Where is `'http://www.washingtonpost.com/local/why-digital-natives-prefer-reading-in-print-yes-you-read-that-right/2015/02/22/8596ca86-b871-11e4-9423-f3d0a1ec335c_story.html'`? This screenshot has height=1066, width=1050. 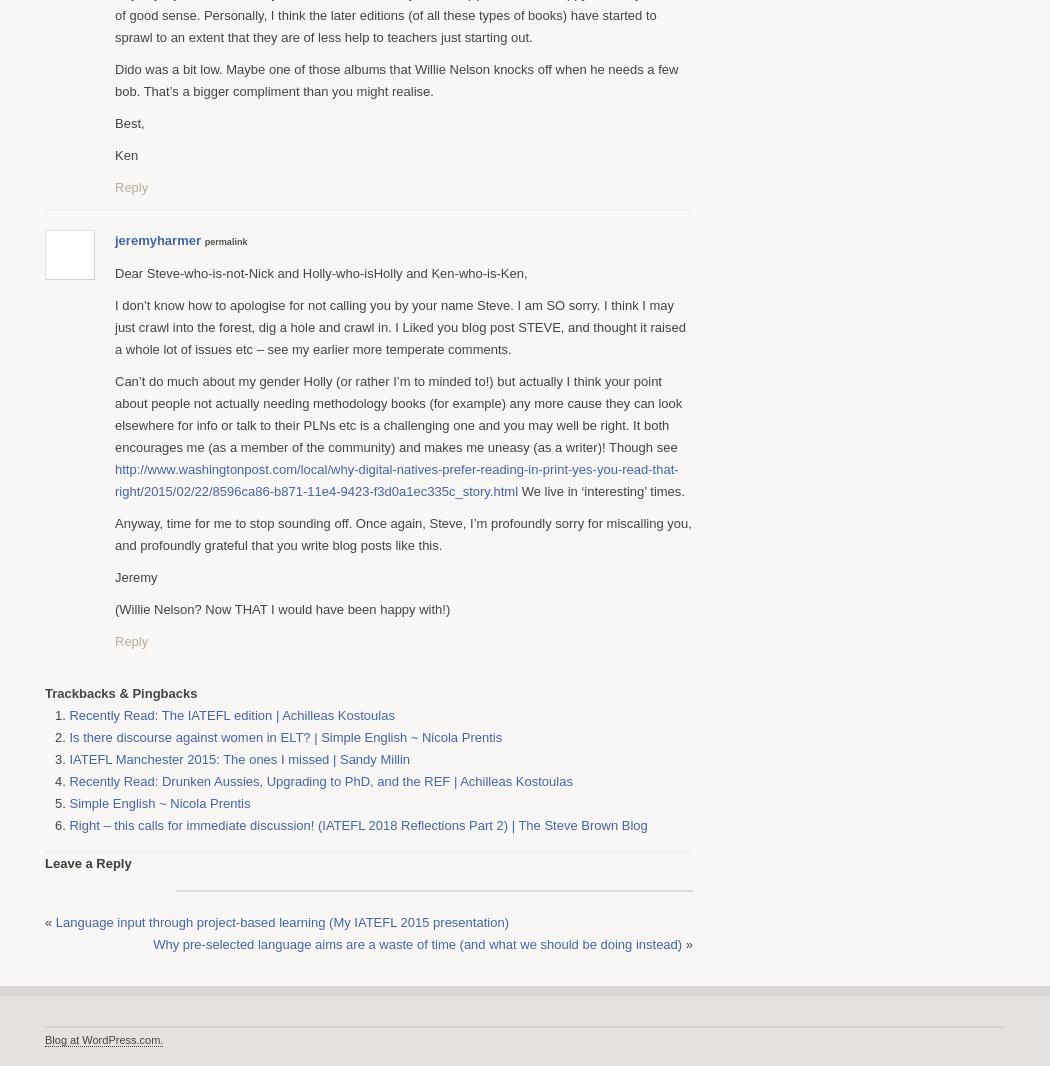 'http://www.washingtonpost.com/local/why-digital-natives-prefer-reading-in-print-yes-you-read-that-right/2015/02/22/8596ca86-b871-11e4-9423-f3d0a1ec335c_story.html' is located at coordinates (396, 479).